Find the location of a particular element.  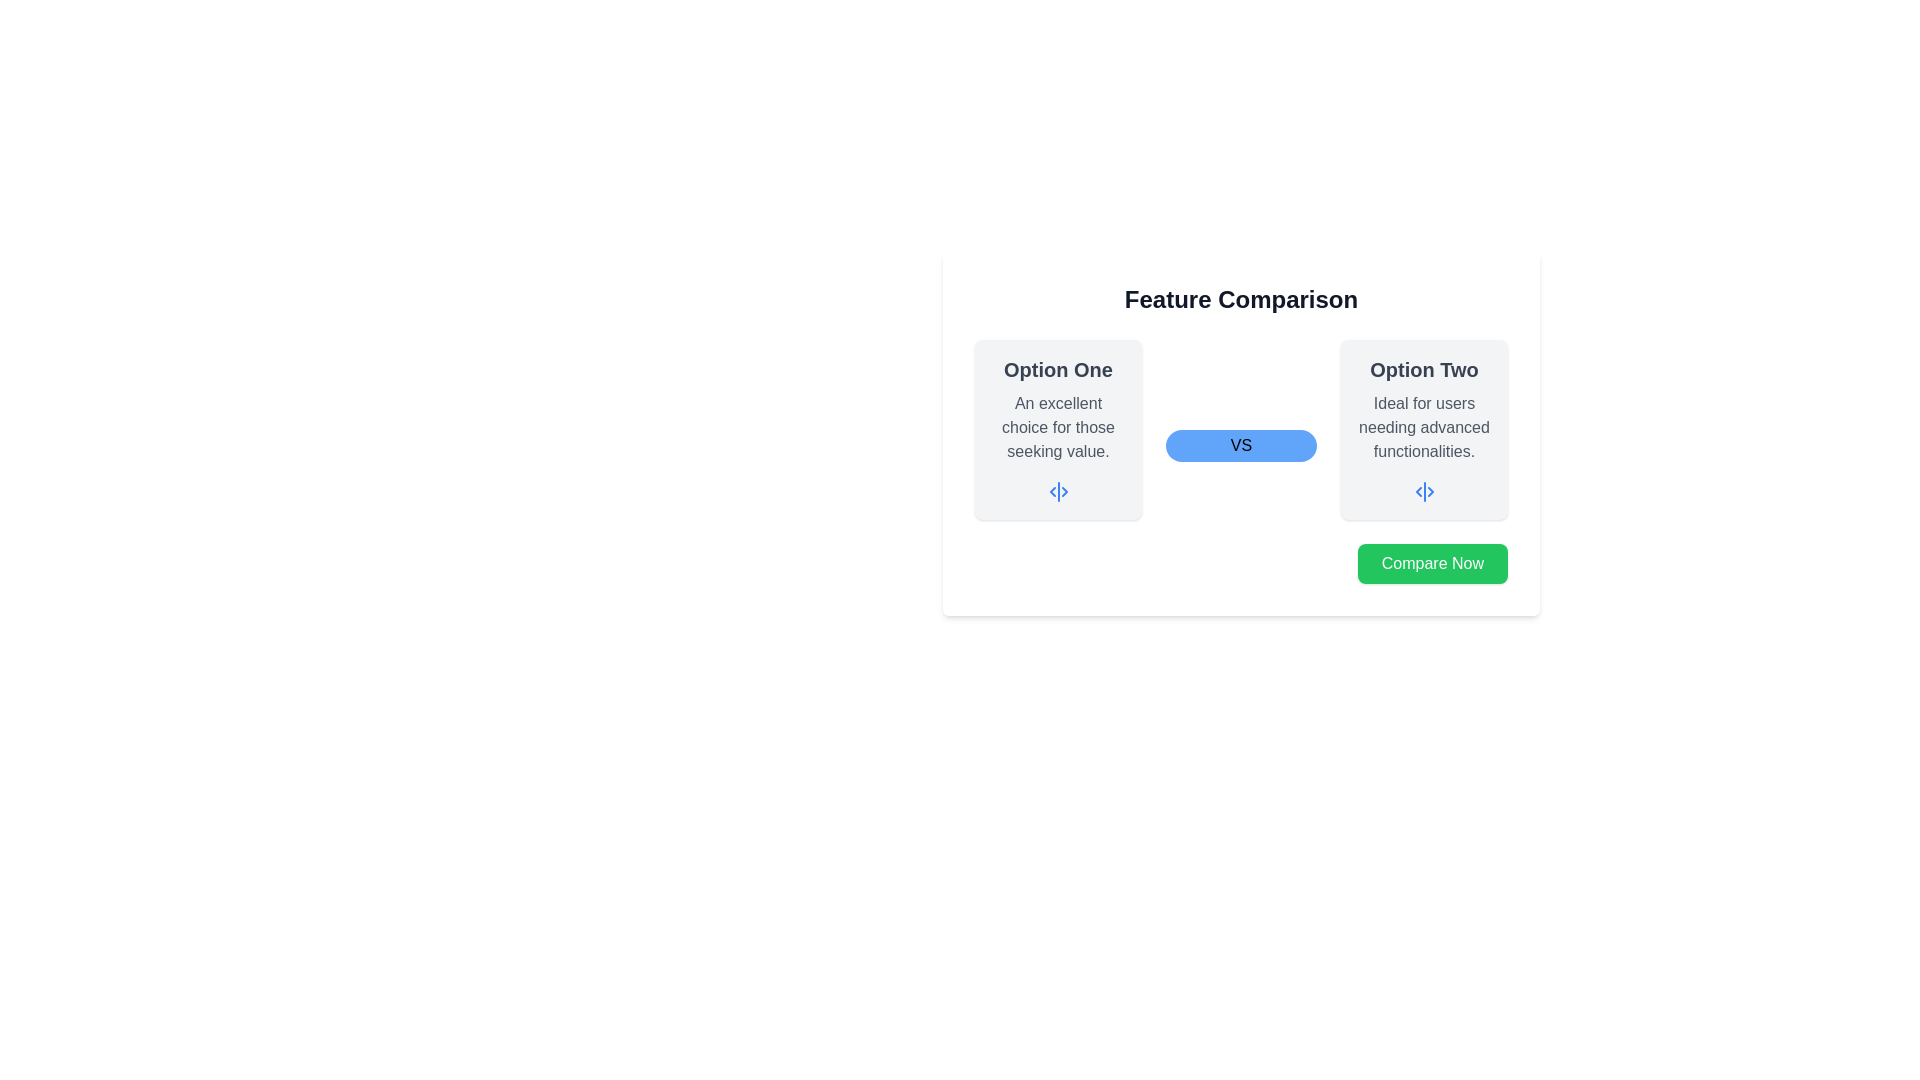

the Informative card that provides detailed information about the 'Option Two' feature, which is located in the rightmost column of a three-column grid layout is located at coordinates (1423, 428).